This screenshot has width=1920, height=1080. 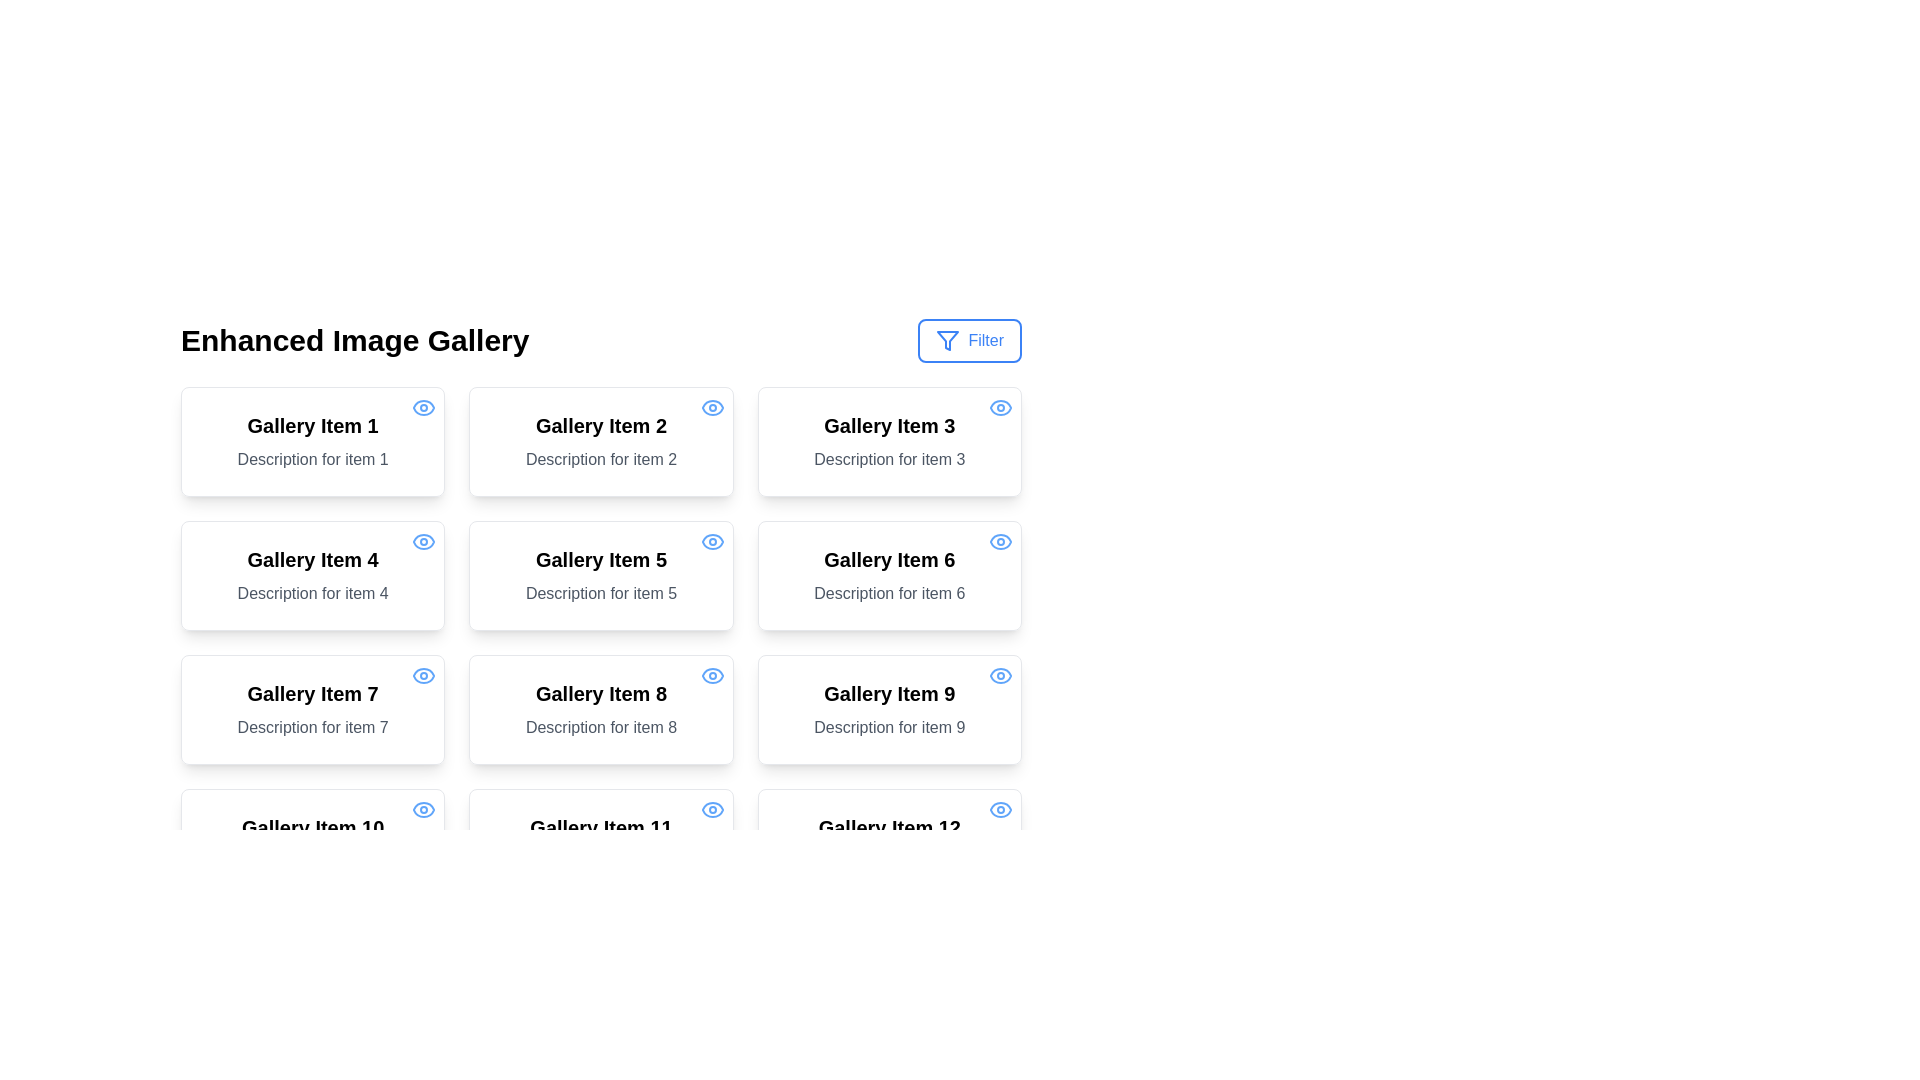 I want to click on the blue eye icon located in the top-right corner of the card labeled 'Gallery Item 6' to interact with its functionality, so click(x=1001, y=542).